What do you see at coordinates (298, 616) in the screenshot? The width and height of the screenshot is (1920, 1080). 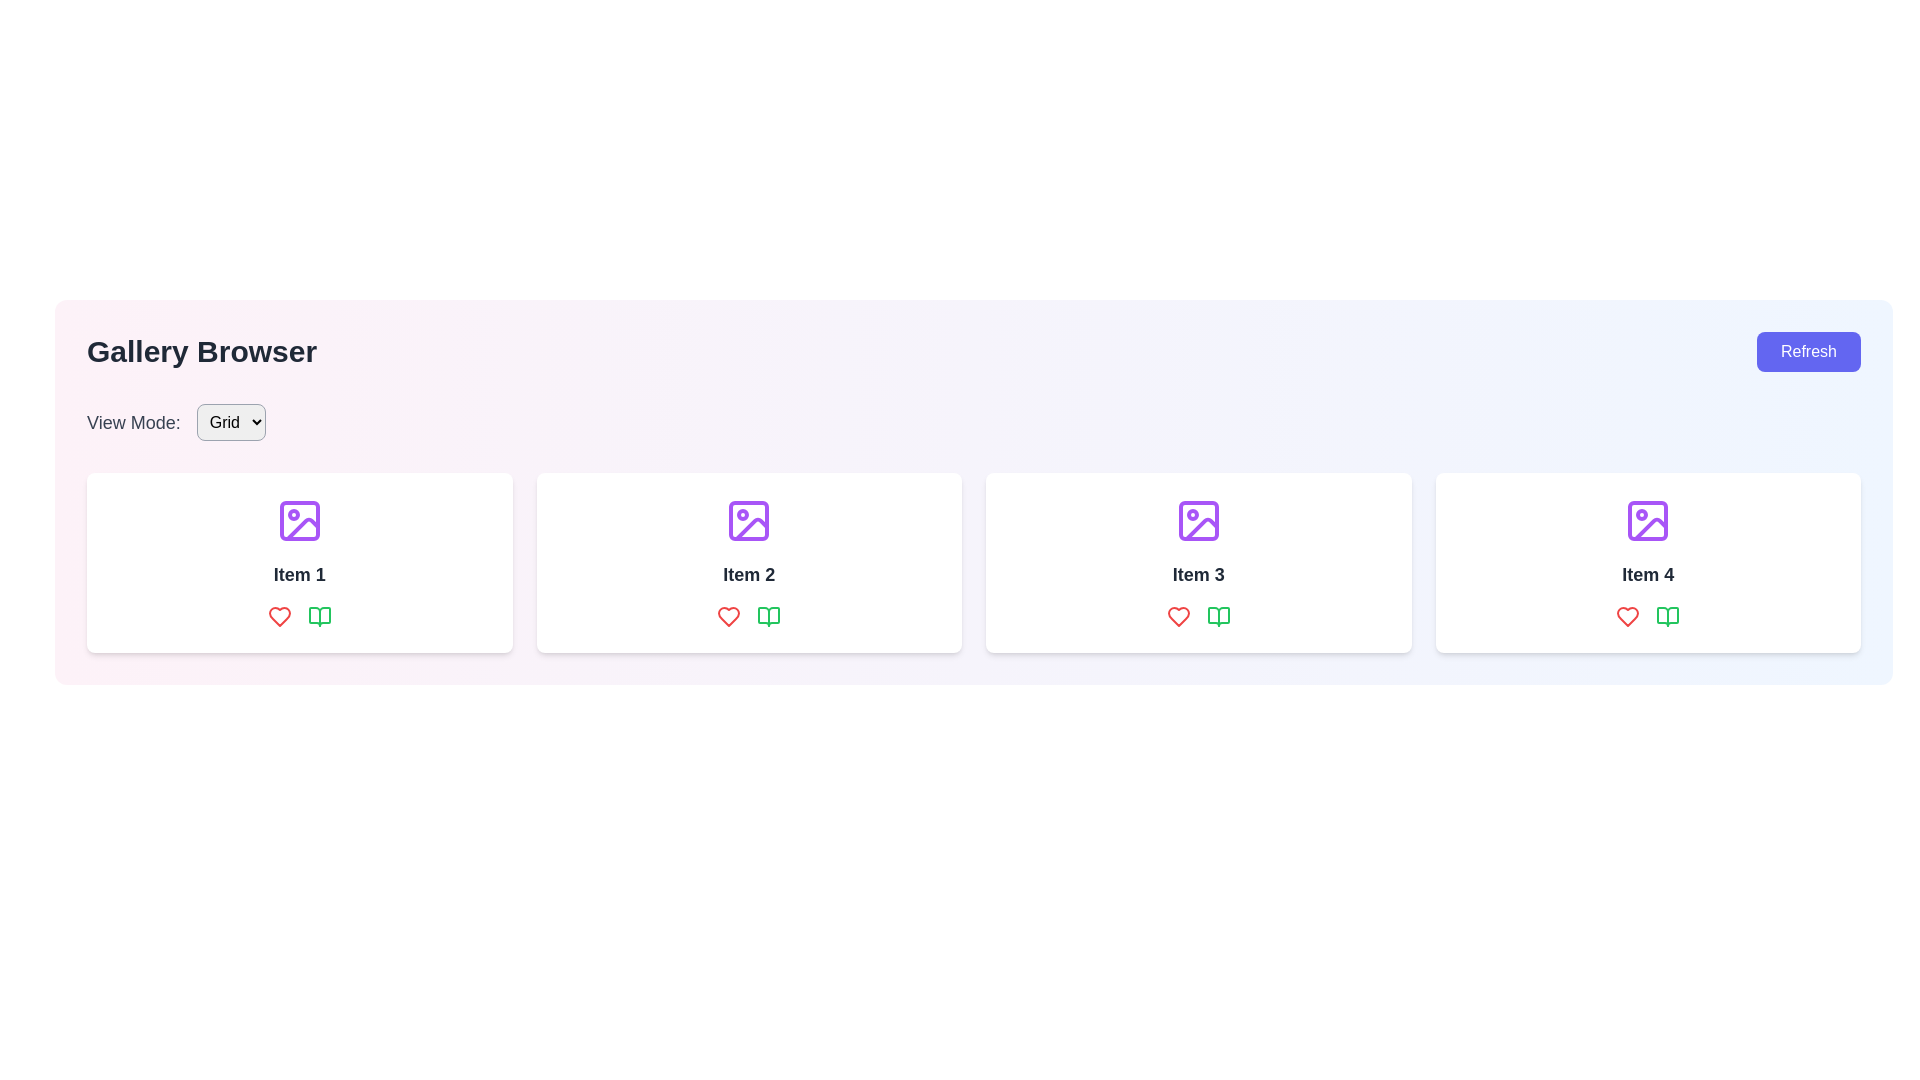 I see `the heart icon located in the bottom section of the card labeled 'Item 1' to like the item` at bounding box center [298, 616].